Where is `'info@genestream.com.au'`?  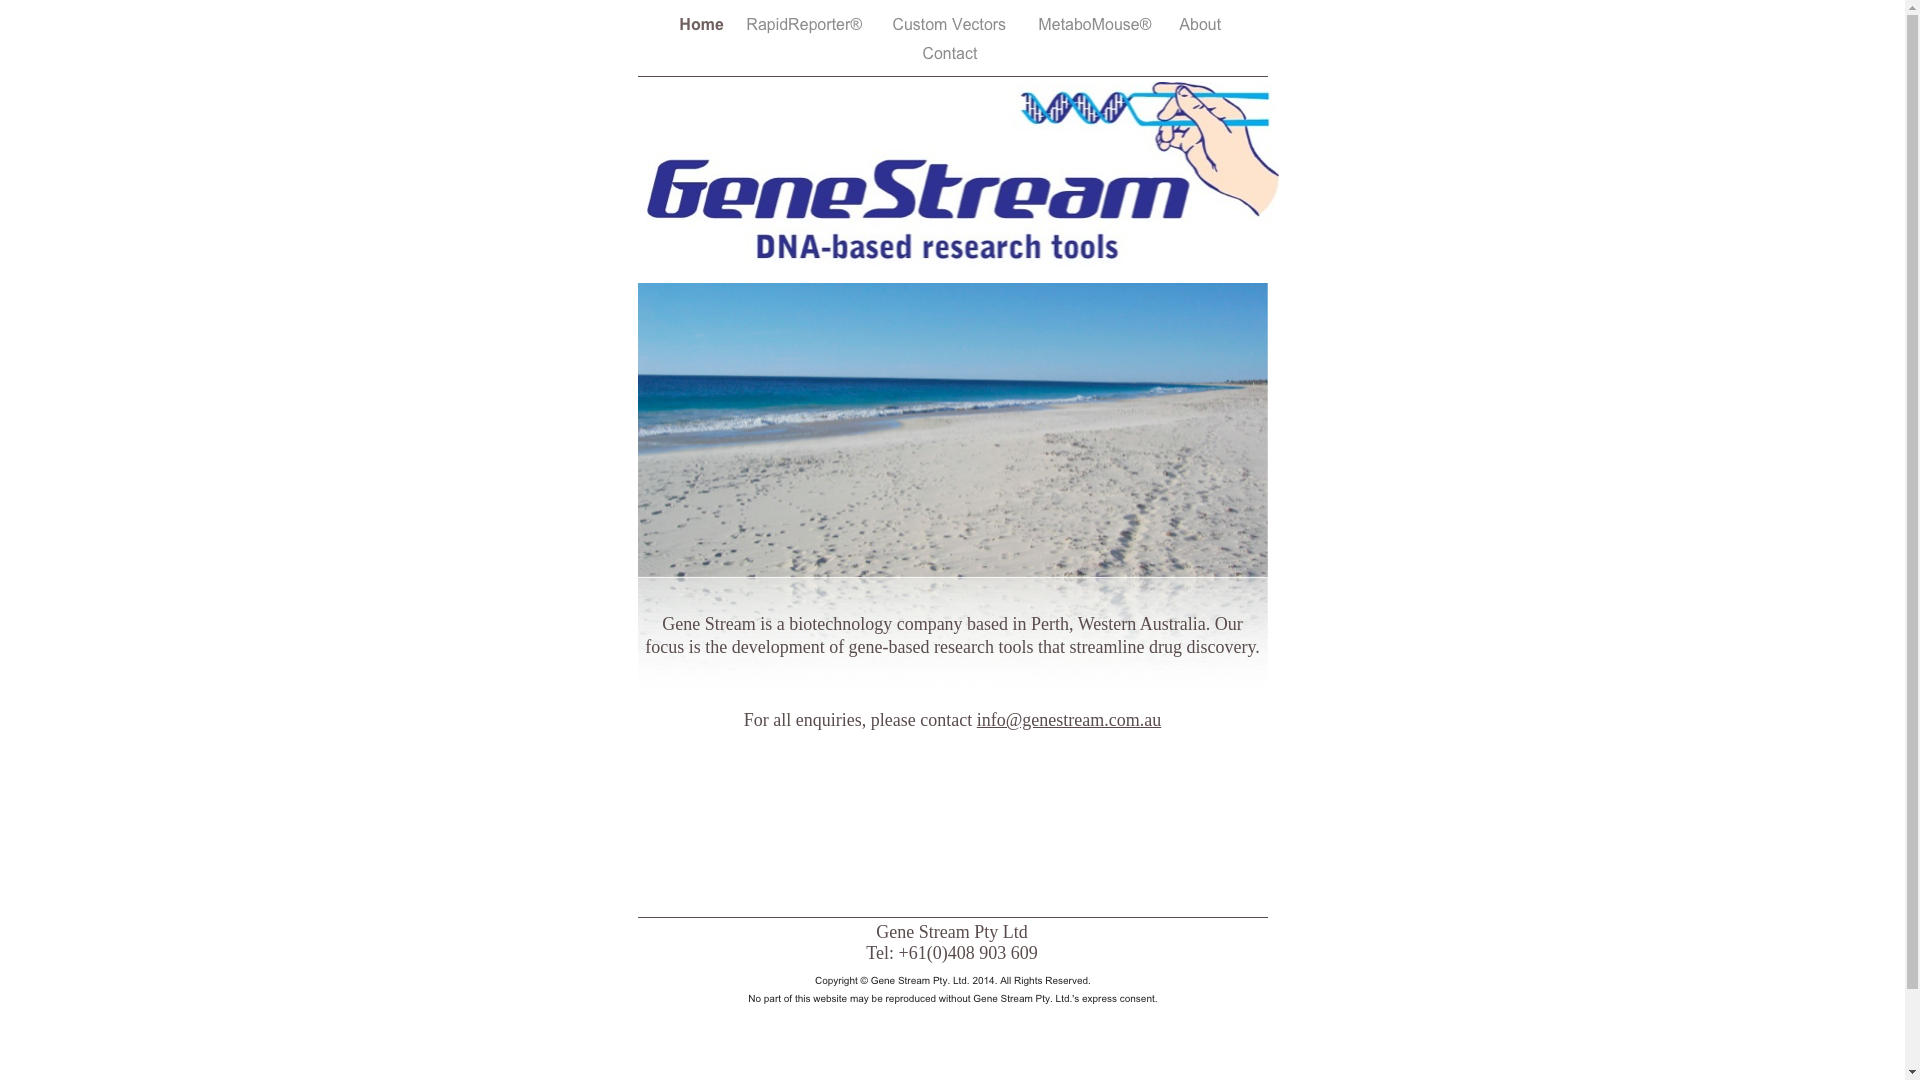 'info@genestream.com.au' is located at coordinates (1068, 720).